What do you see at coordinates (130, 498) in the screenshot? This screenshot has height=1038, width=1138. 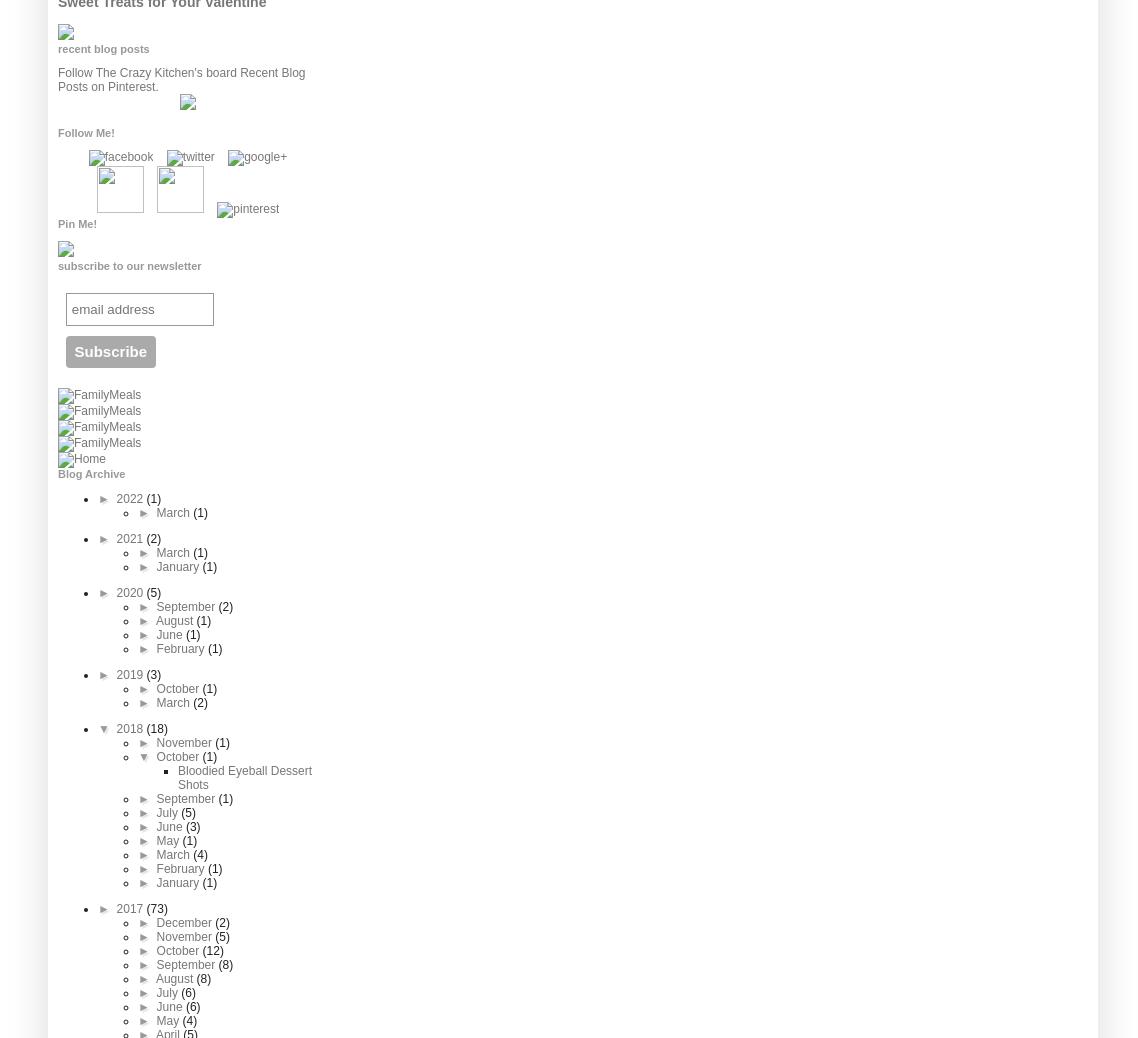 I see `'2022'` at bounding box center [130, 498].